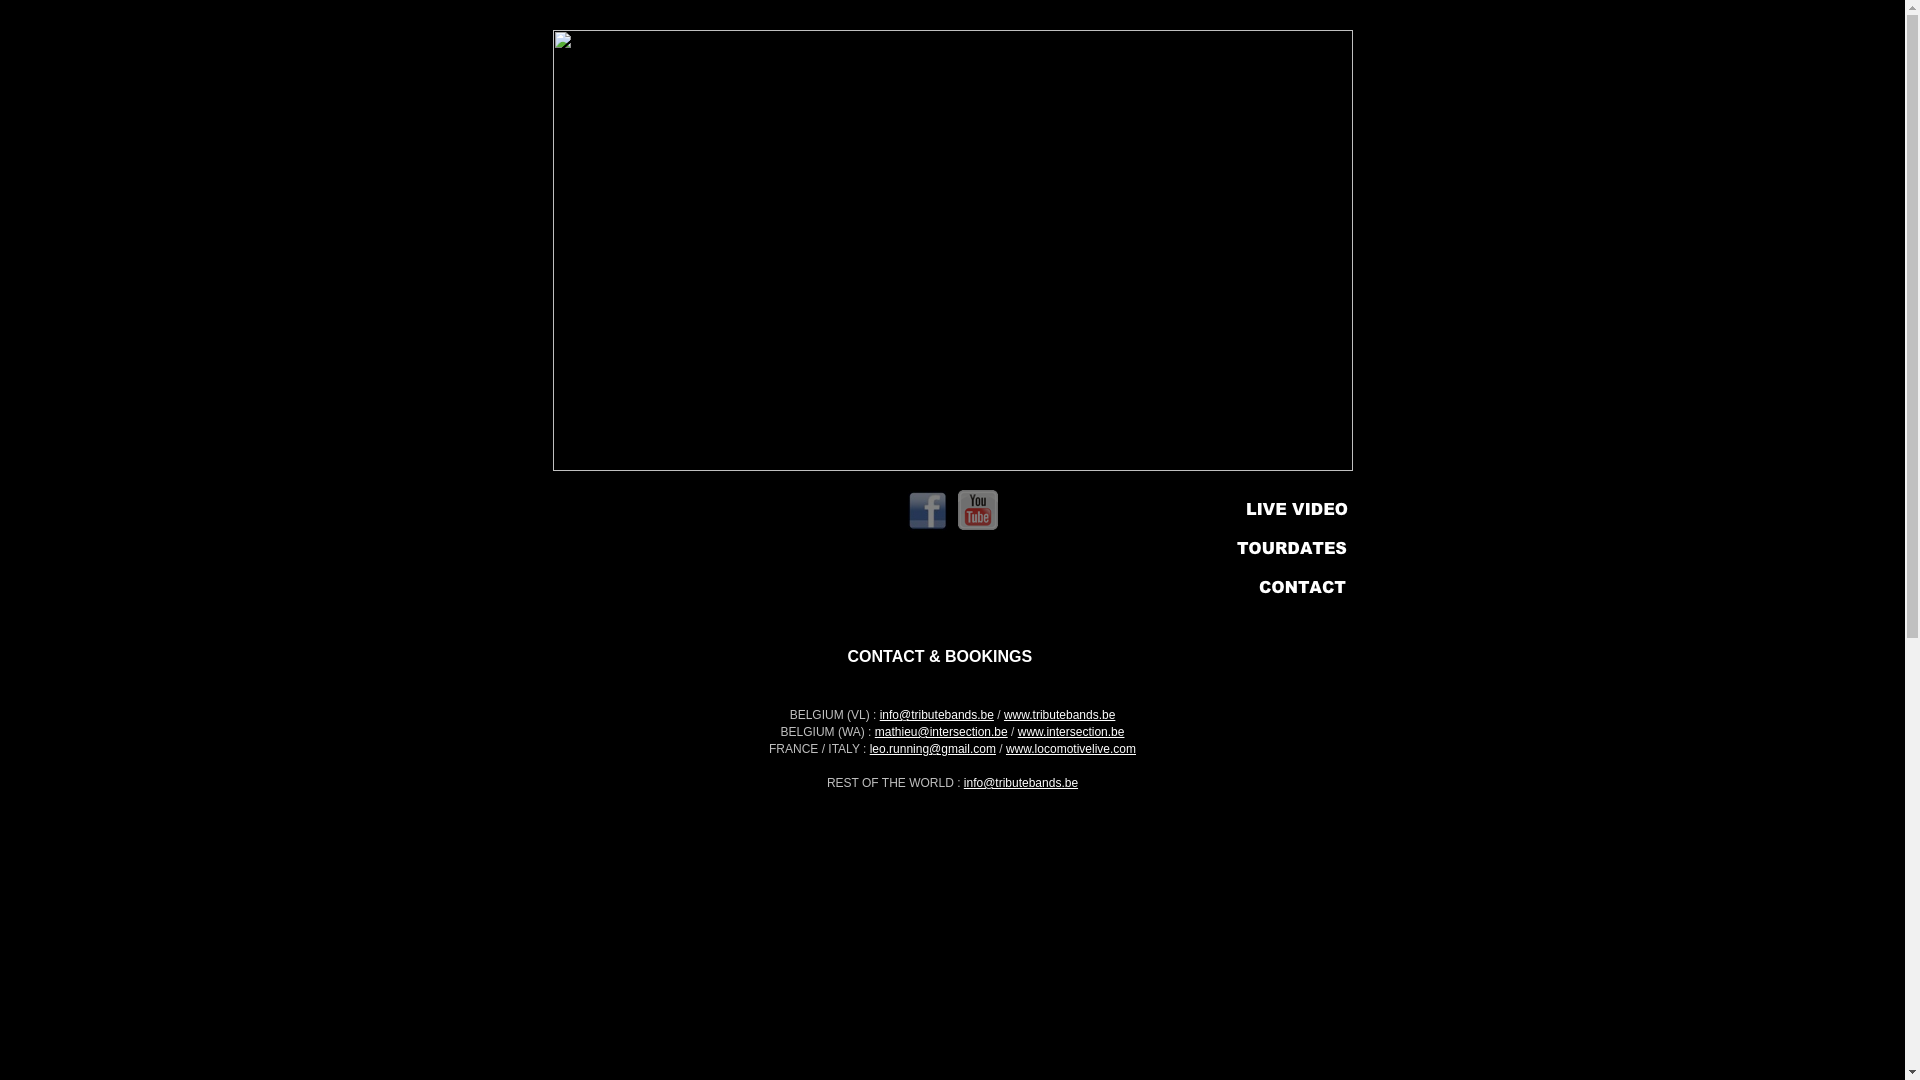  Describe the element at coordinates (931, 748) in the screenshot. I see `'leo.running@gmail.com'` at that location.